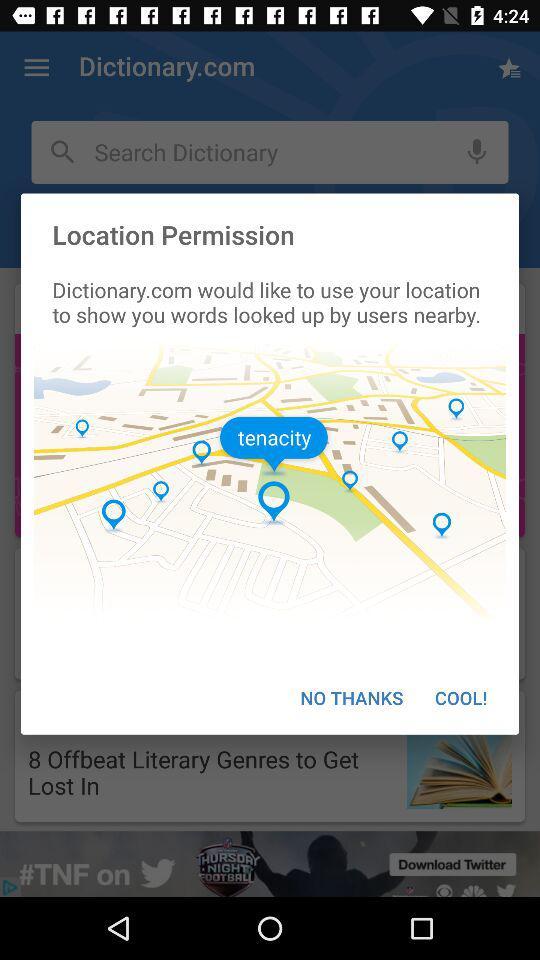 This screenshot has height=960, width=540. I want to click on the icon to the right of the no thanks icon, so click(461, 697).